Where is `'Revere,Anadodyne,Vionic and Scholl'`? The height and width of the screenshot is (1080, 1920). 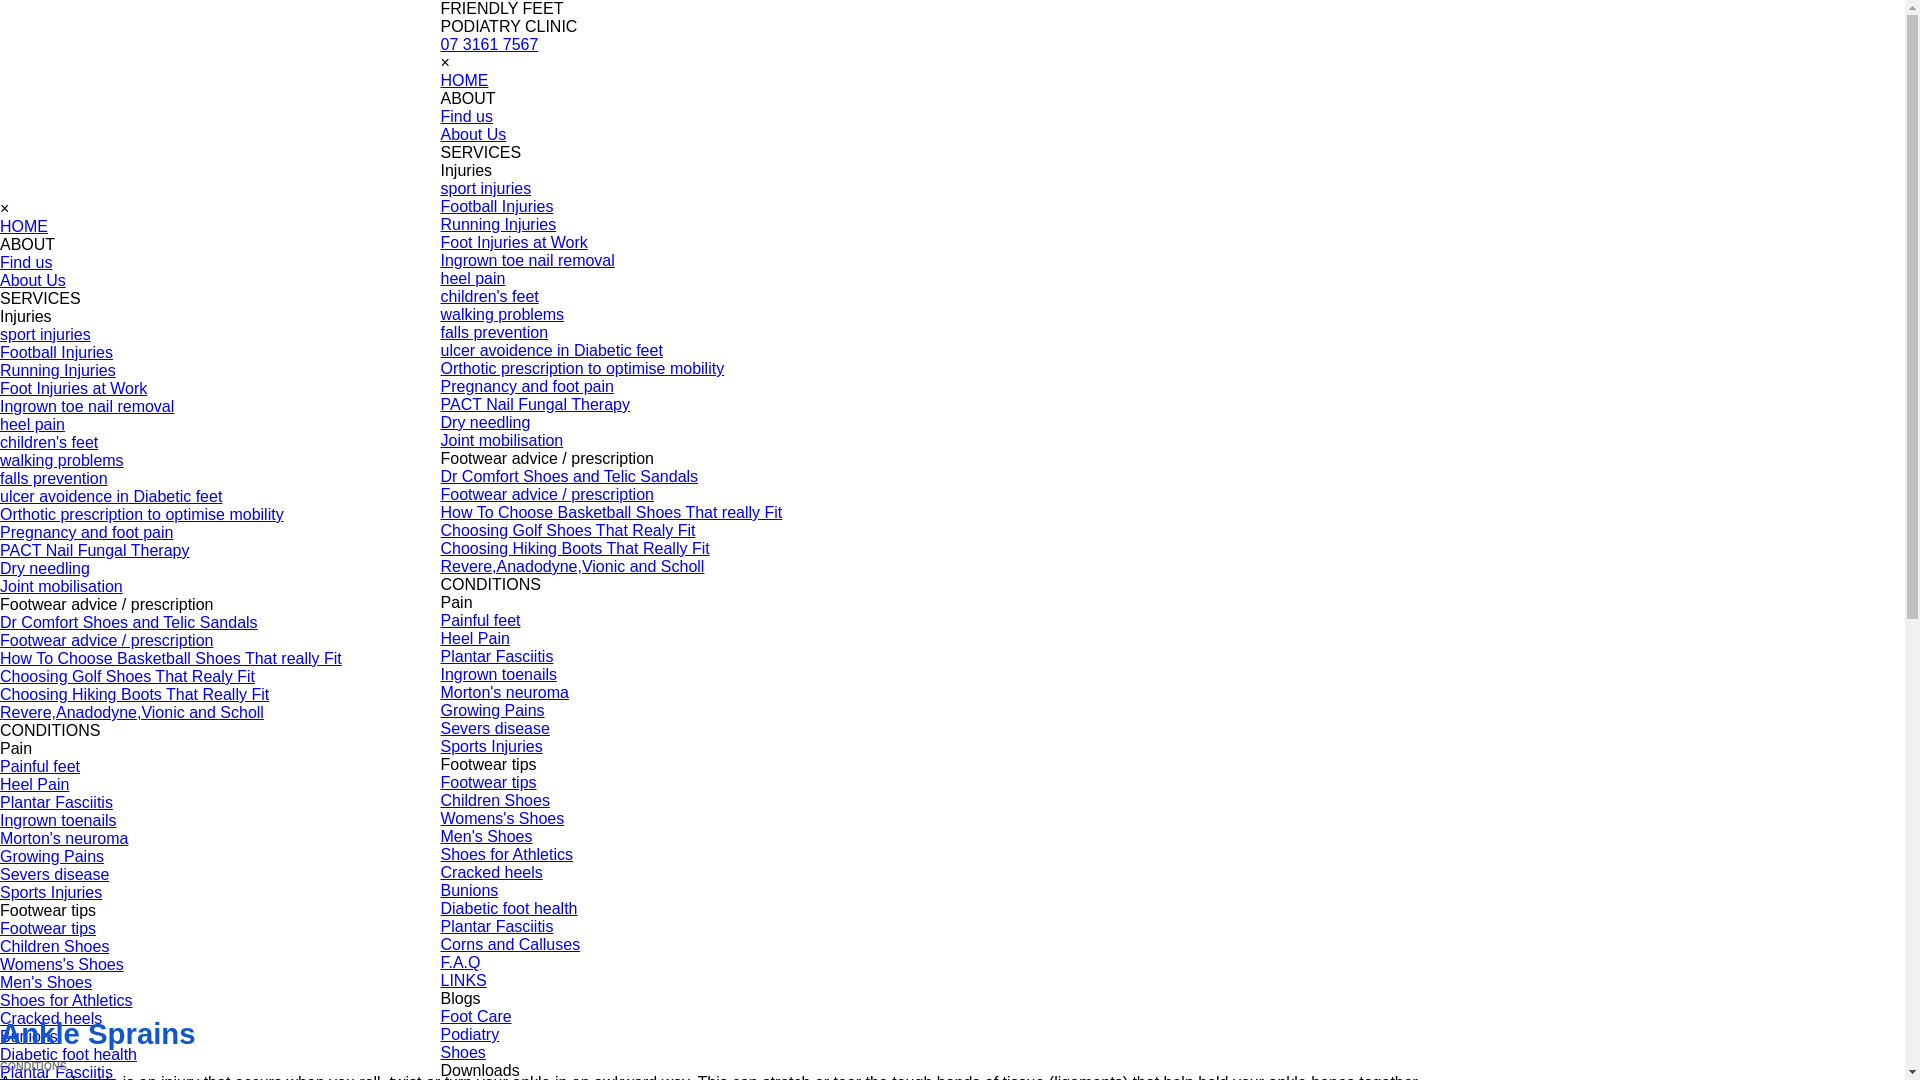
'Revere,Anadodyne,Vionic and Scholl' is located at coordinates (439, 566).